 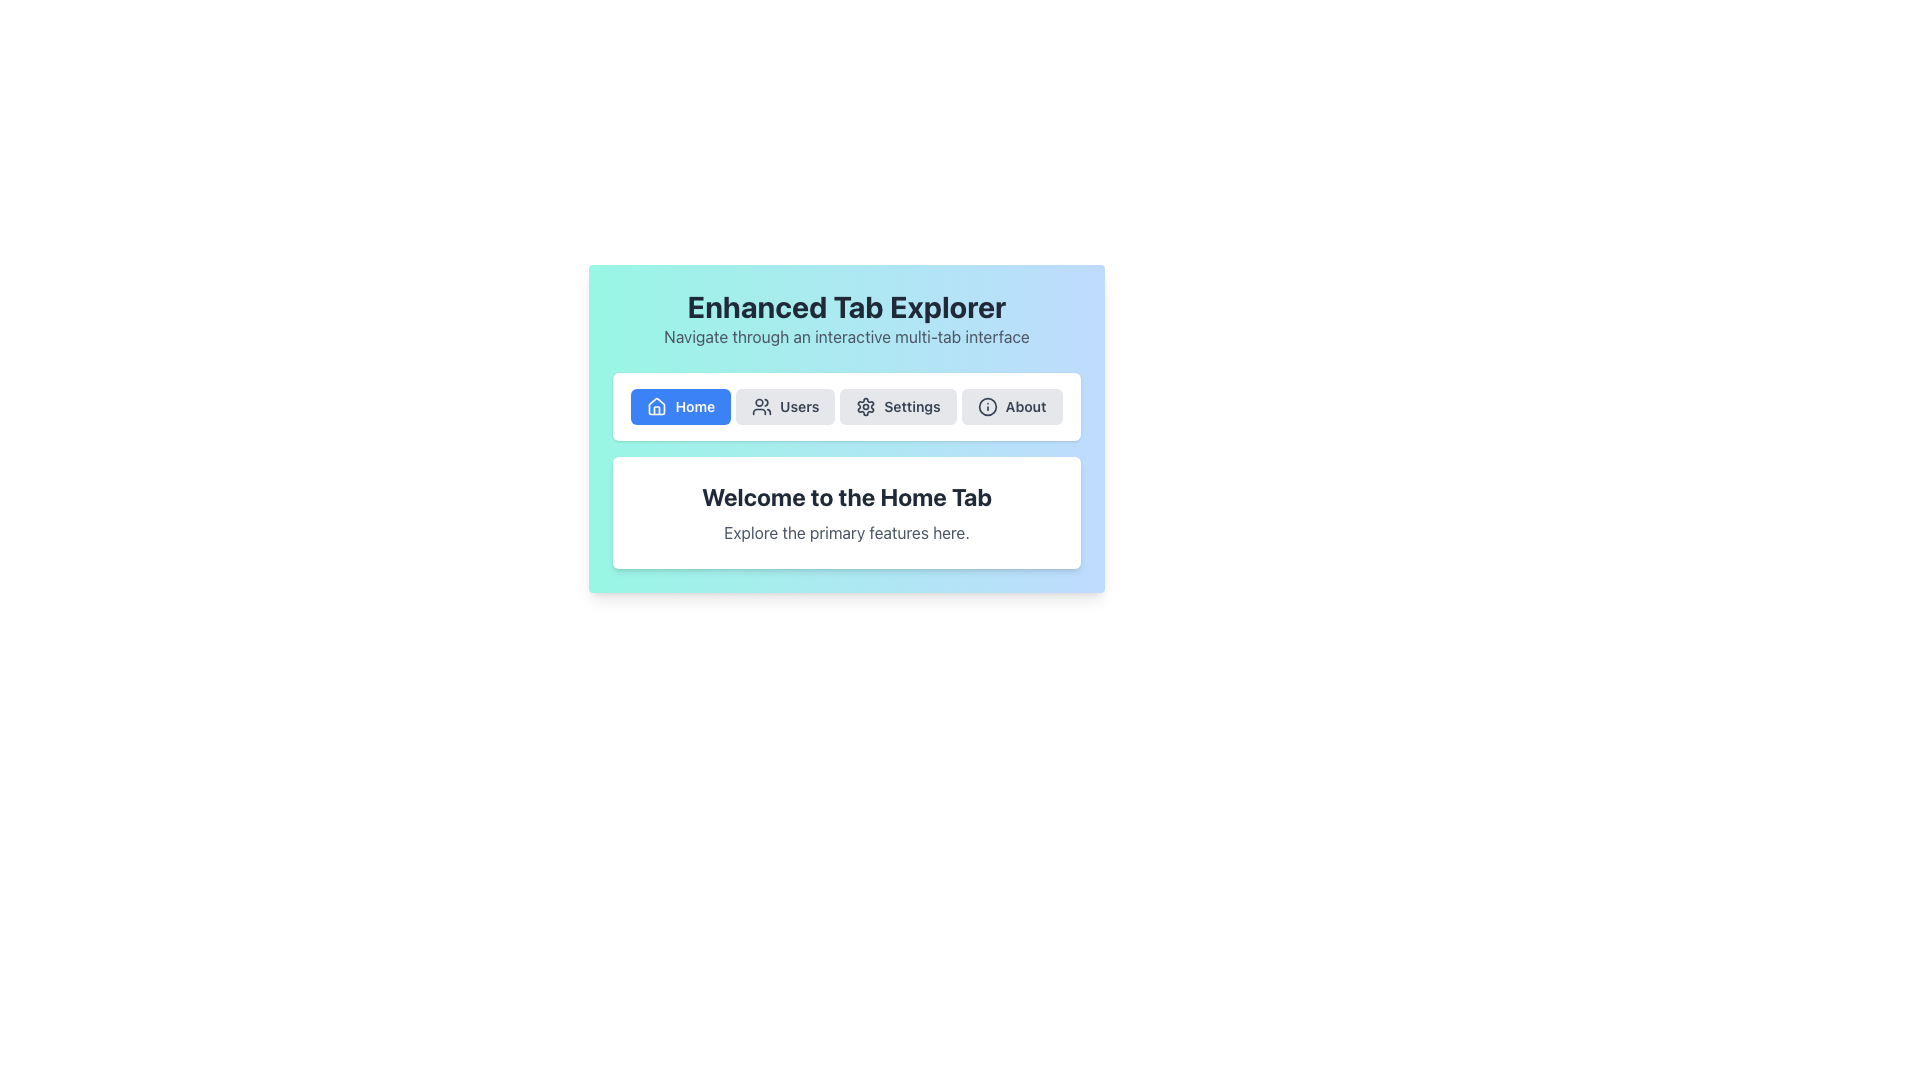 What do you see at coordinates (866, 406) in the screenshot?
I see `the gear icon representing settings functionality, which is located to the left of the text 'Settings' in the third option of the horizontal navigation bar` at bounding box center [866, 406].